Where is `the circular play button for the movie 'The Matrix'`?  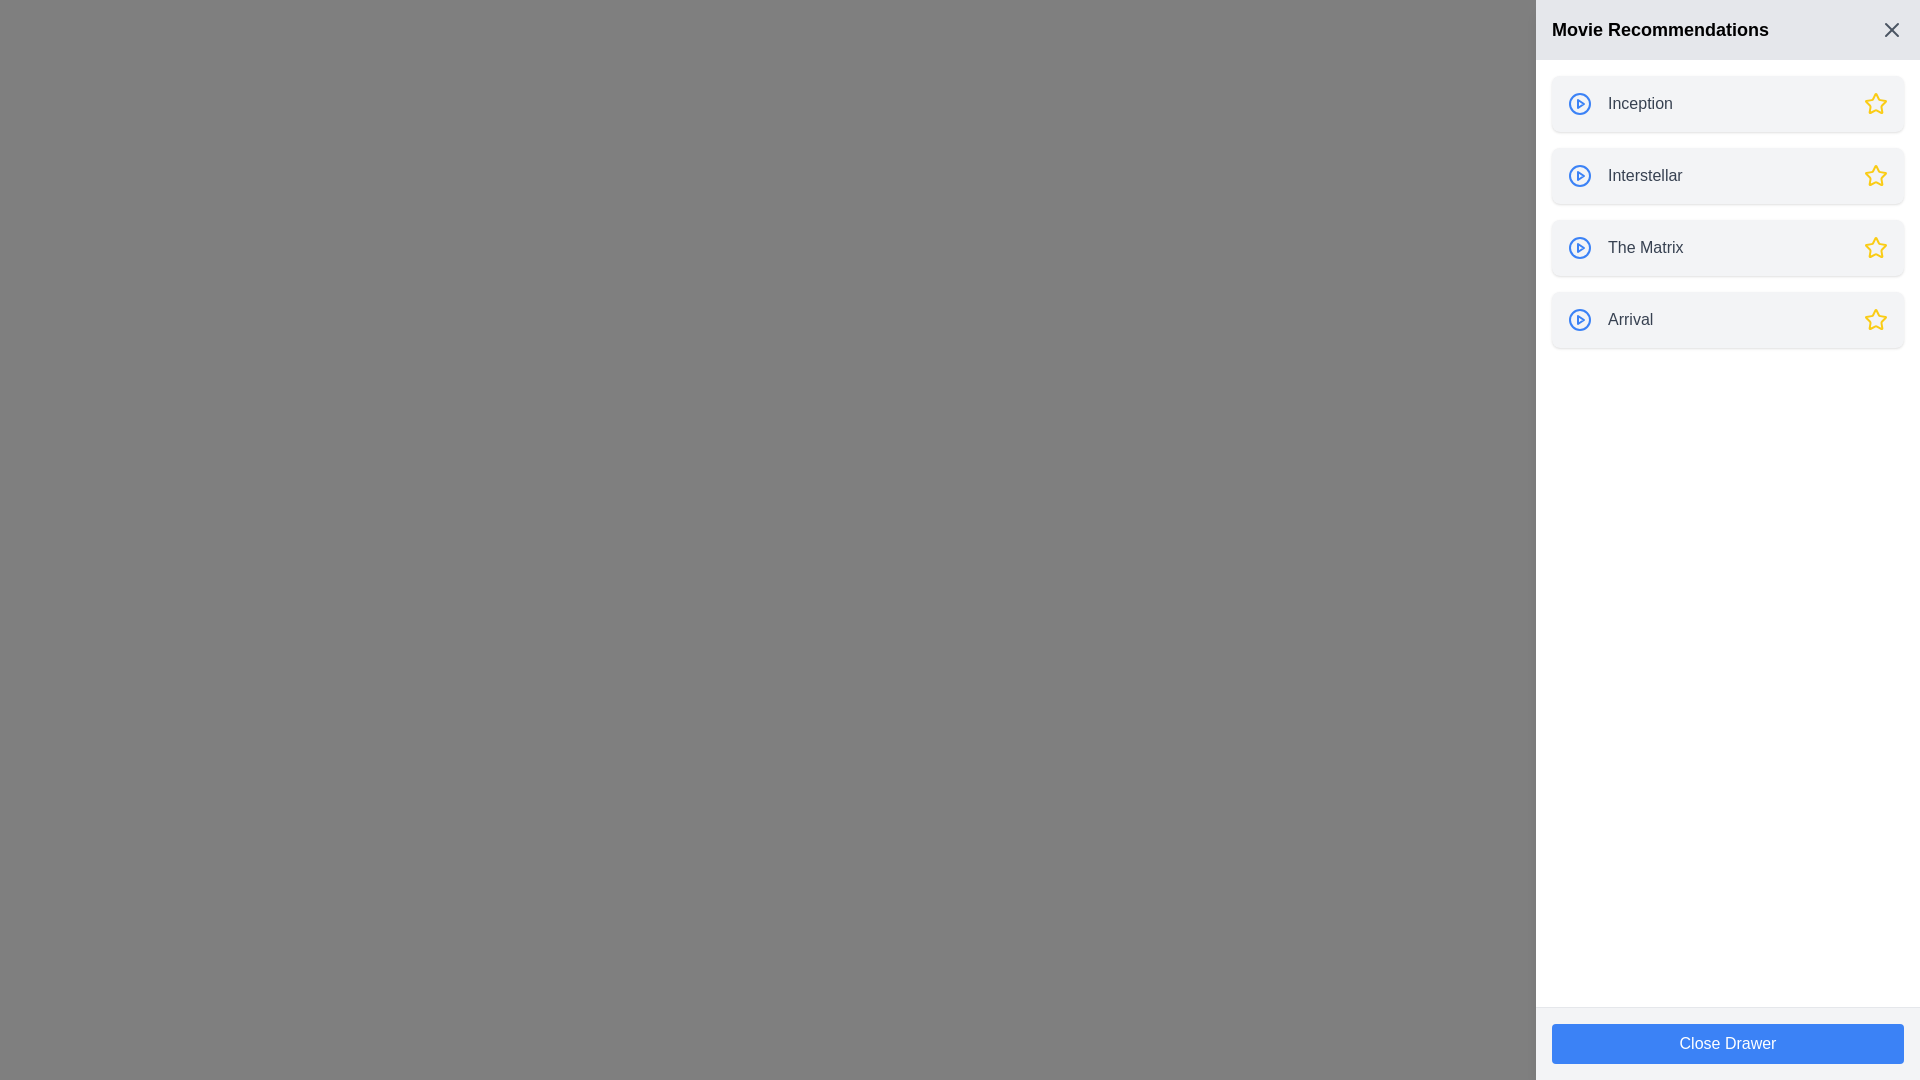
the circular play button for the movie 'The Matrix' is located at coordinates (1578, 246).